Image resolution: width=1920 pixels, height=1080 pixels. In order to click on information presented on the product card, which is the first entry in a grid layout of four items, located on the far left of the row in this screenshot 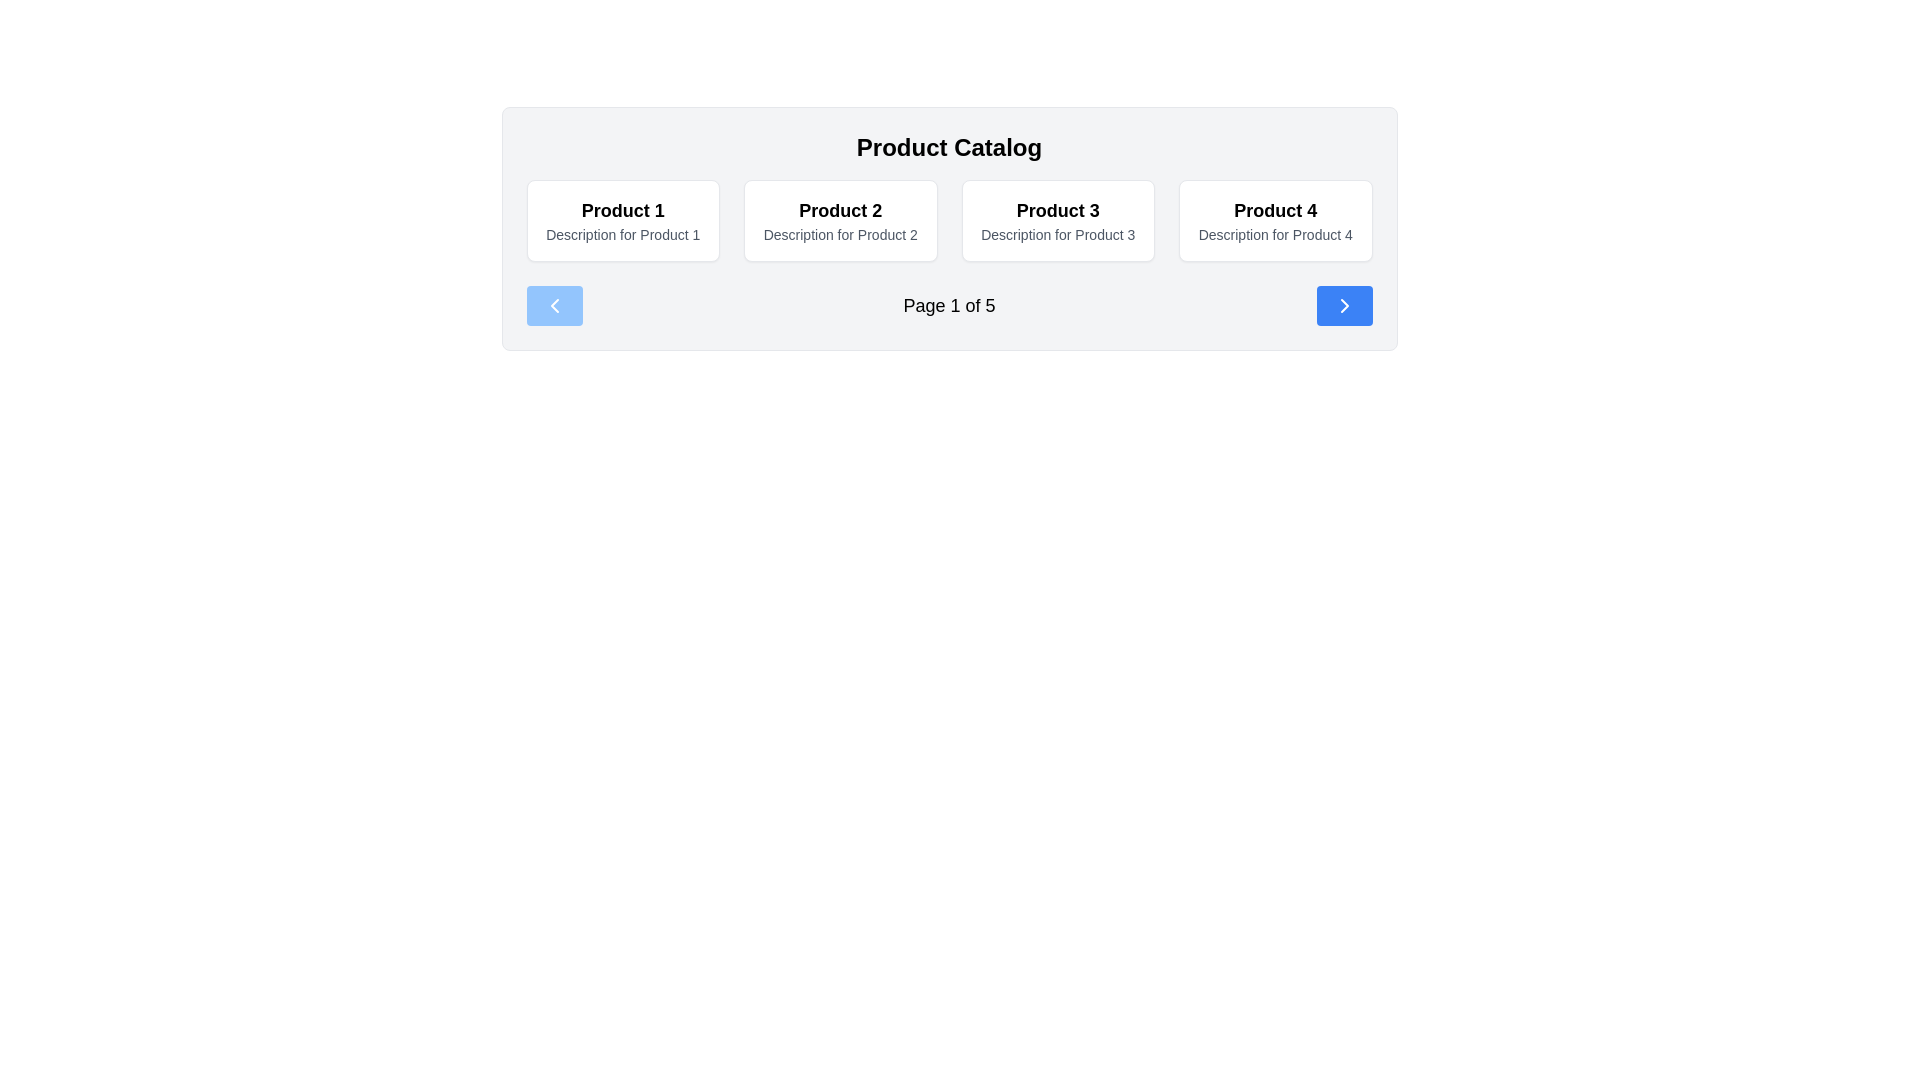, I will do `click(622, 220)`.